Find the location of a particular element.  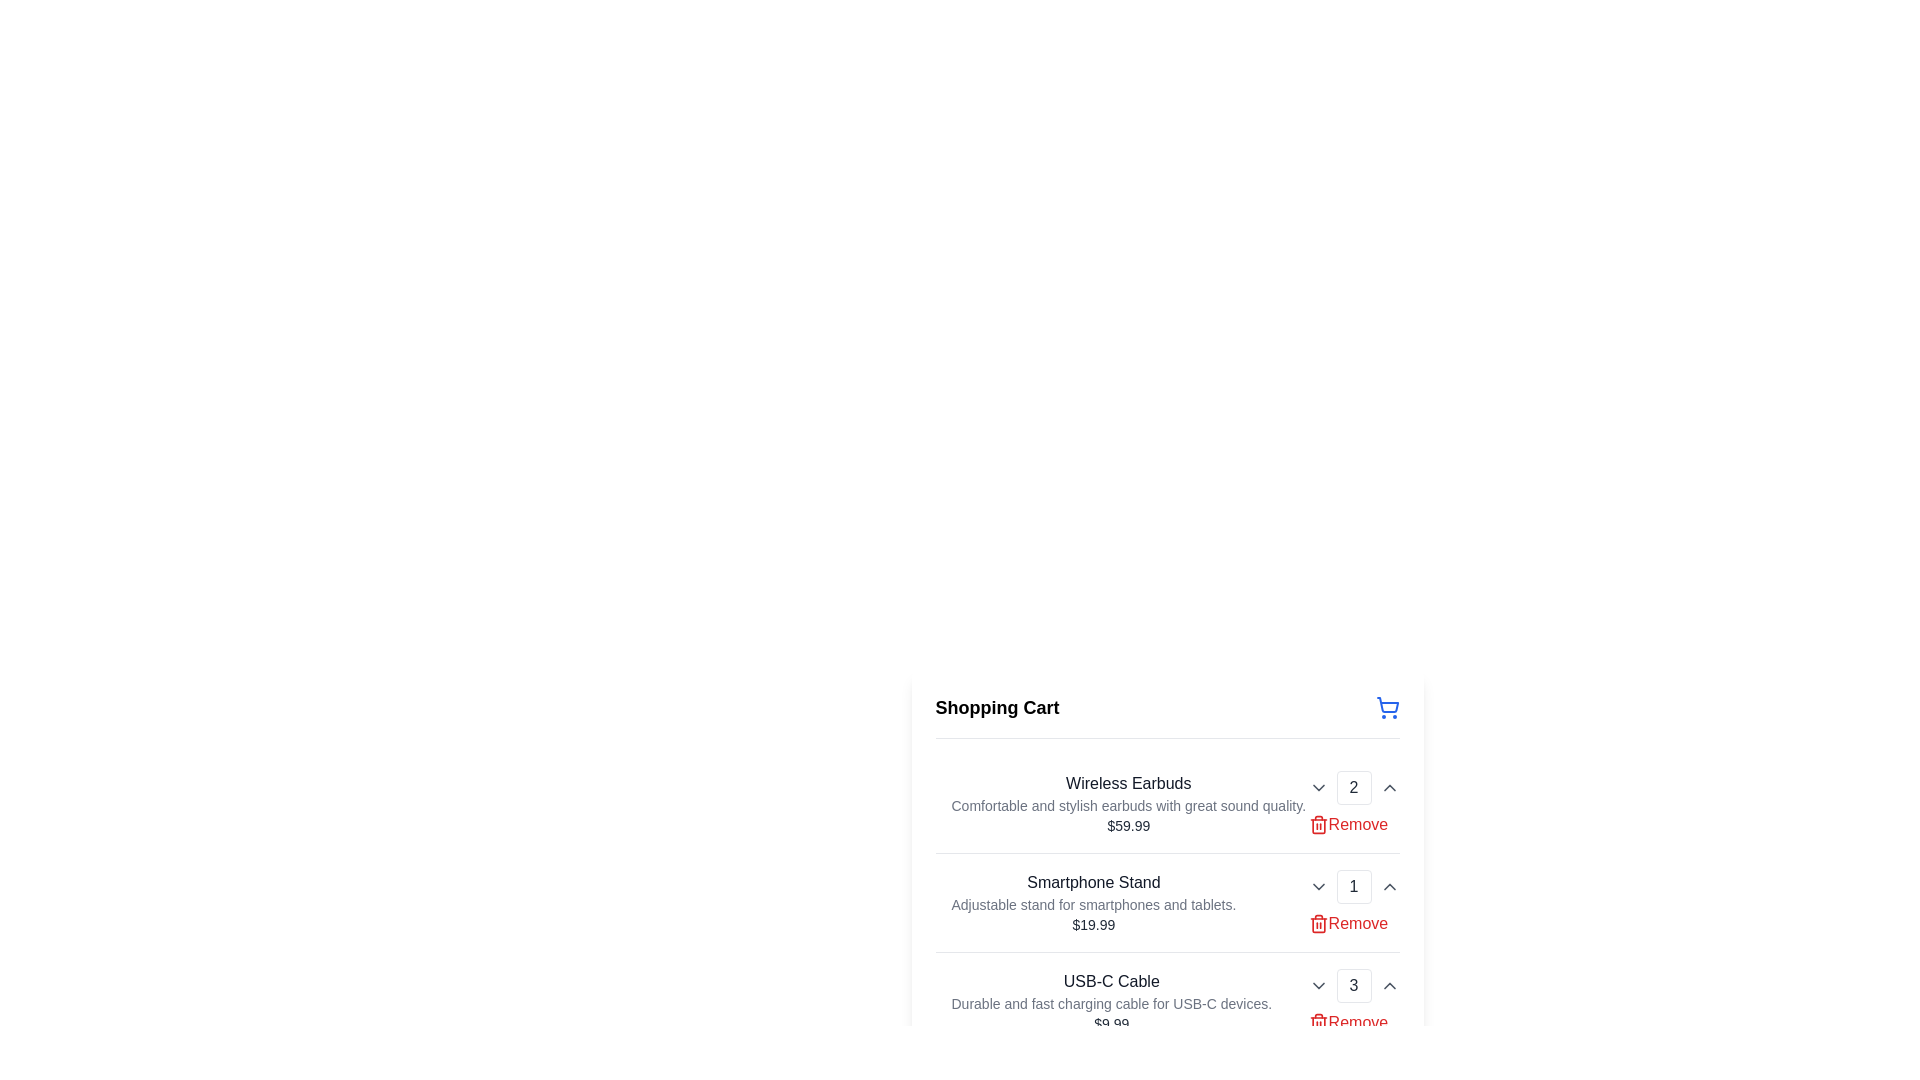

the trash bin icon button located to the left of the 'Remove' text label for 'Smartphone Stand' in the shopping cart is located at coordinates (1318, 924).